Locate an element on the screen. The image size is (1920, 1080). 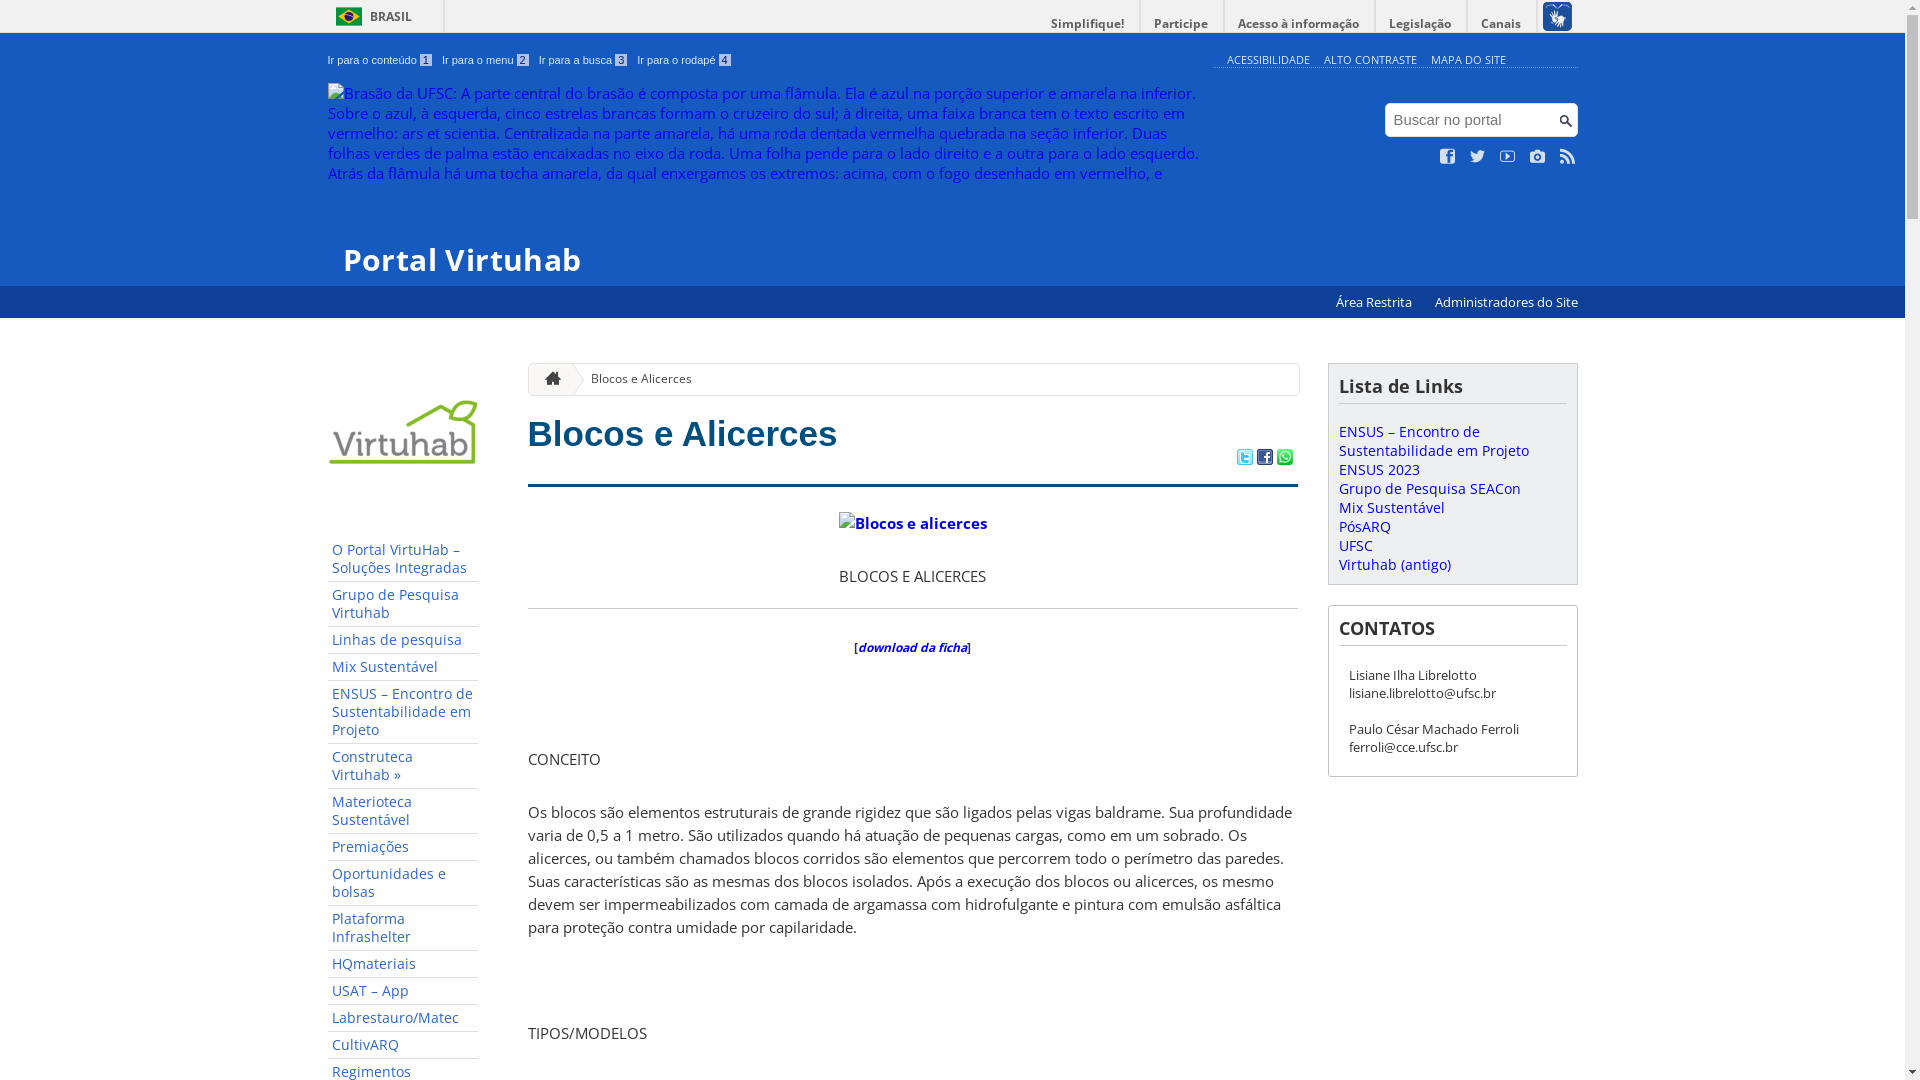
'BRASIL' is located at coordinates (370, 16).